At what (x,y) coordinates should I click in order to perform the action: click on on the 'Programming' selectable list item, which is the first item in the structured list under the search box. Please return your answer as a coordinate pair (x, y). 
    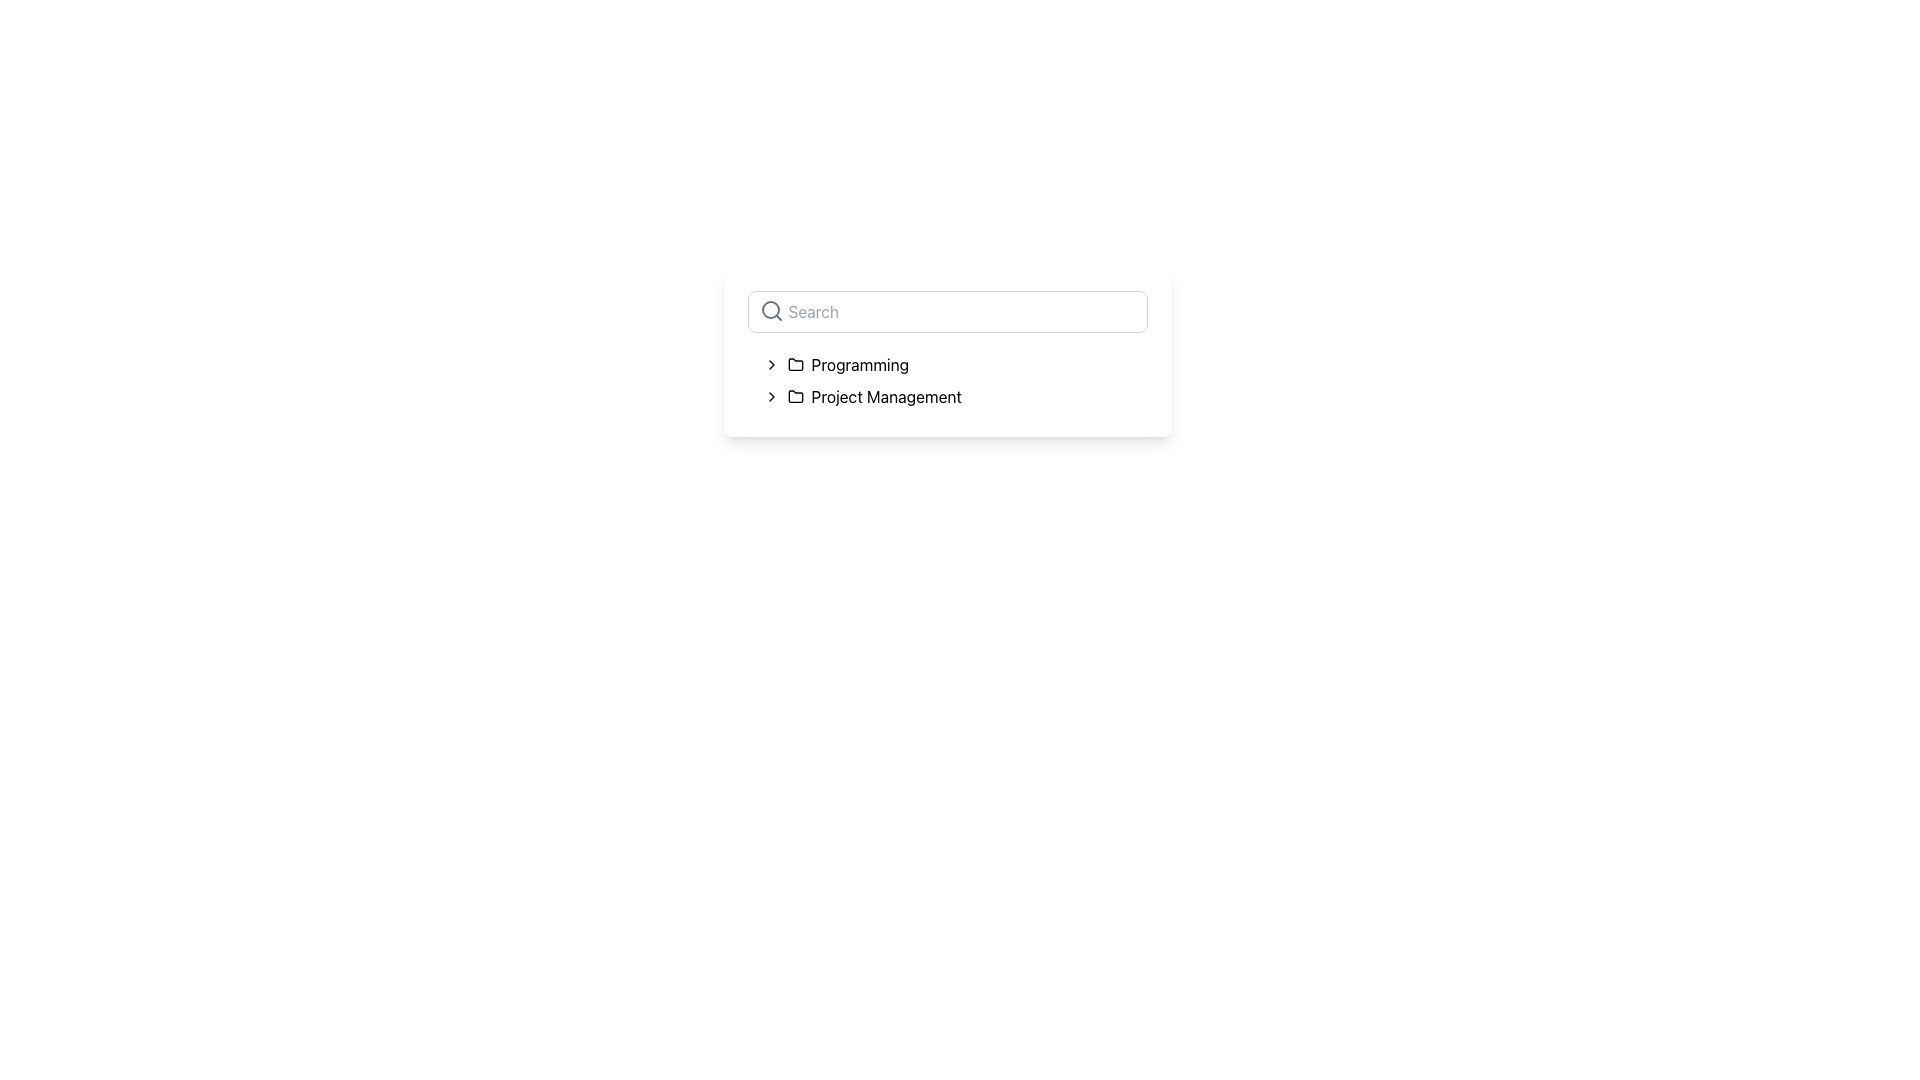
    Looking at the image, I should click on (954, 365).